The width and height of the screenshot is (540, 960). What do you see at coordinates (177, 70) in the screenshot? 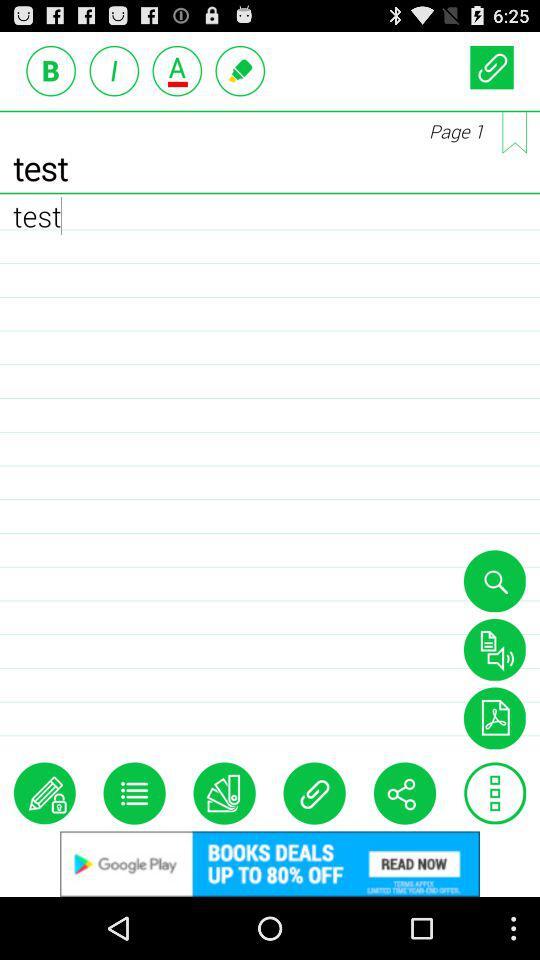
I see `click text option` at bounding box center [177, 70].